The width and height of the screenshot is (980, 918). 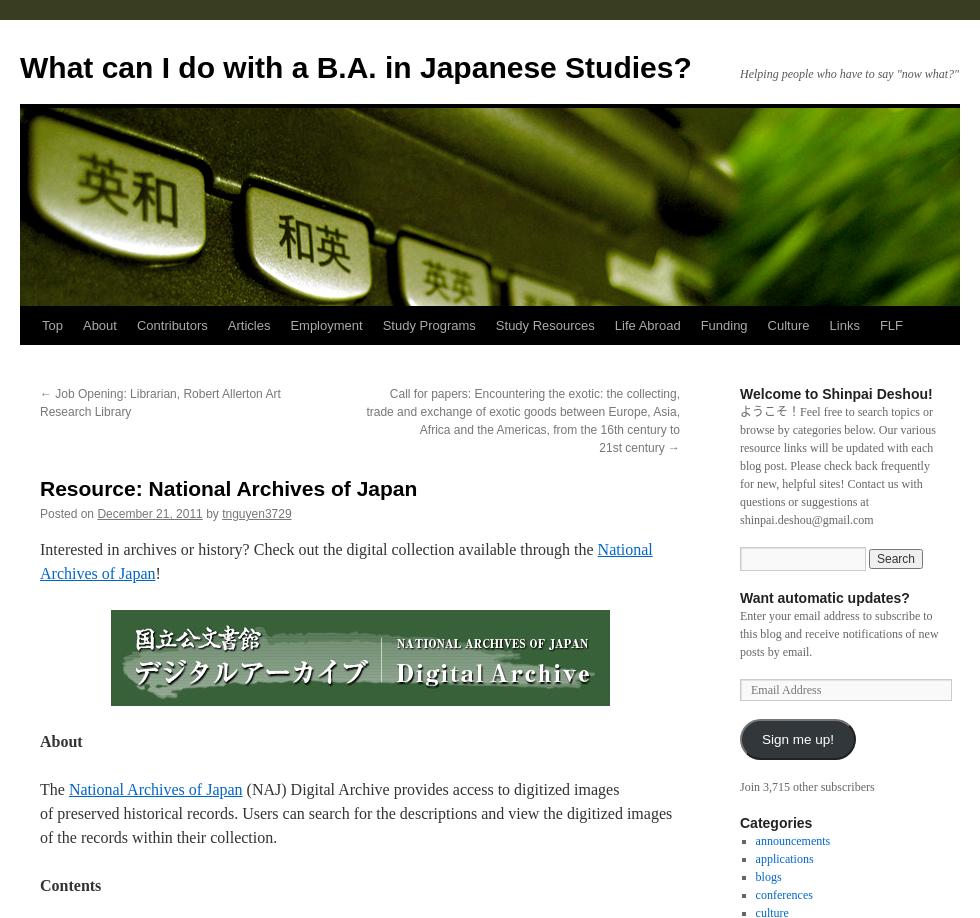 What do you see at coordinates (775, 822) in the screenshot?
I see `'Categories'` at bounding box center [775, 822].